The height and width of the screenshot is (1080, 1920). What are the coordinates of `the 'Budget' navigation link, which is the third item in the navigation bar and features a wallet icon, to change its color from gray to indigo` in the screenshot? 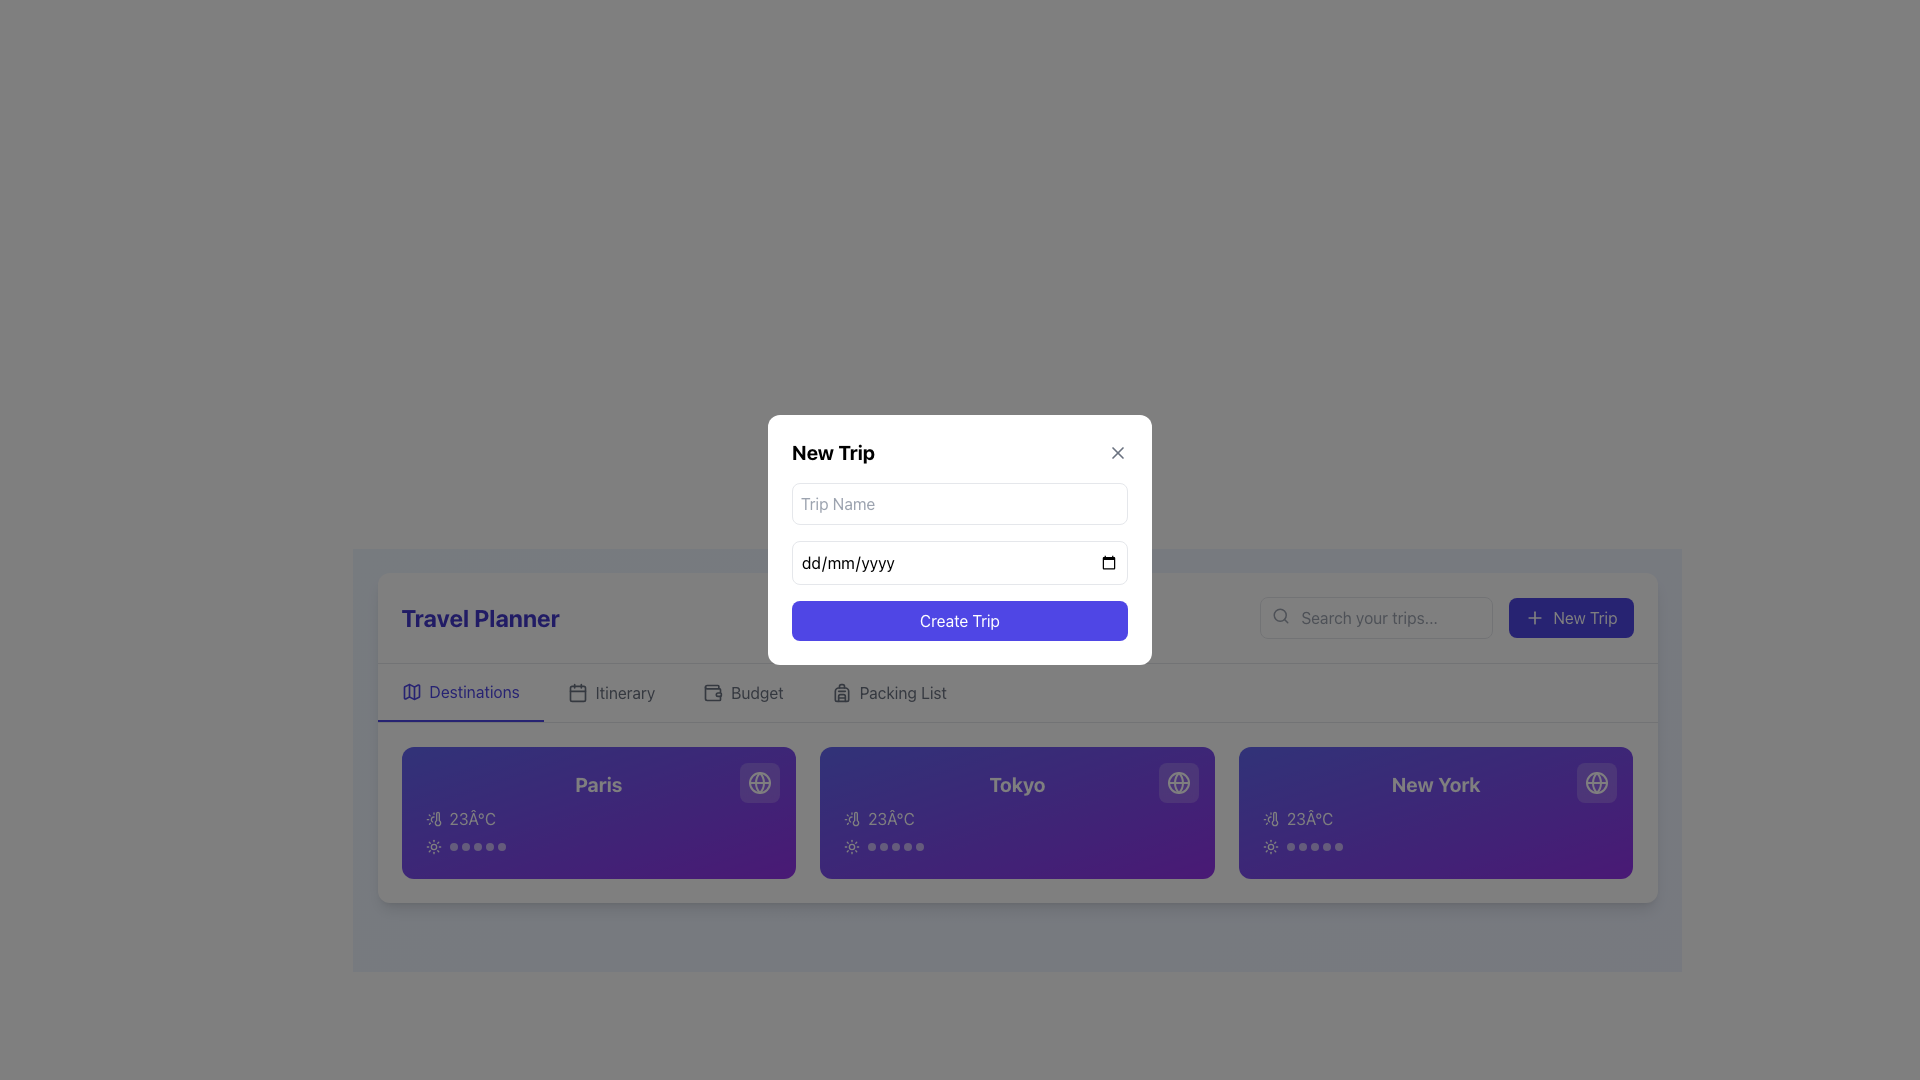 It's located at (742, 692).